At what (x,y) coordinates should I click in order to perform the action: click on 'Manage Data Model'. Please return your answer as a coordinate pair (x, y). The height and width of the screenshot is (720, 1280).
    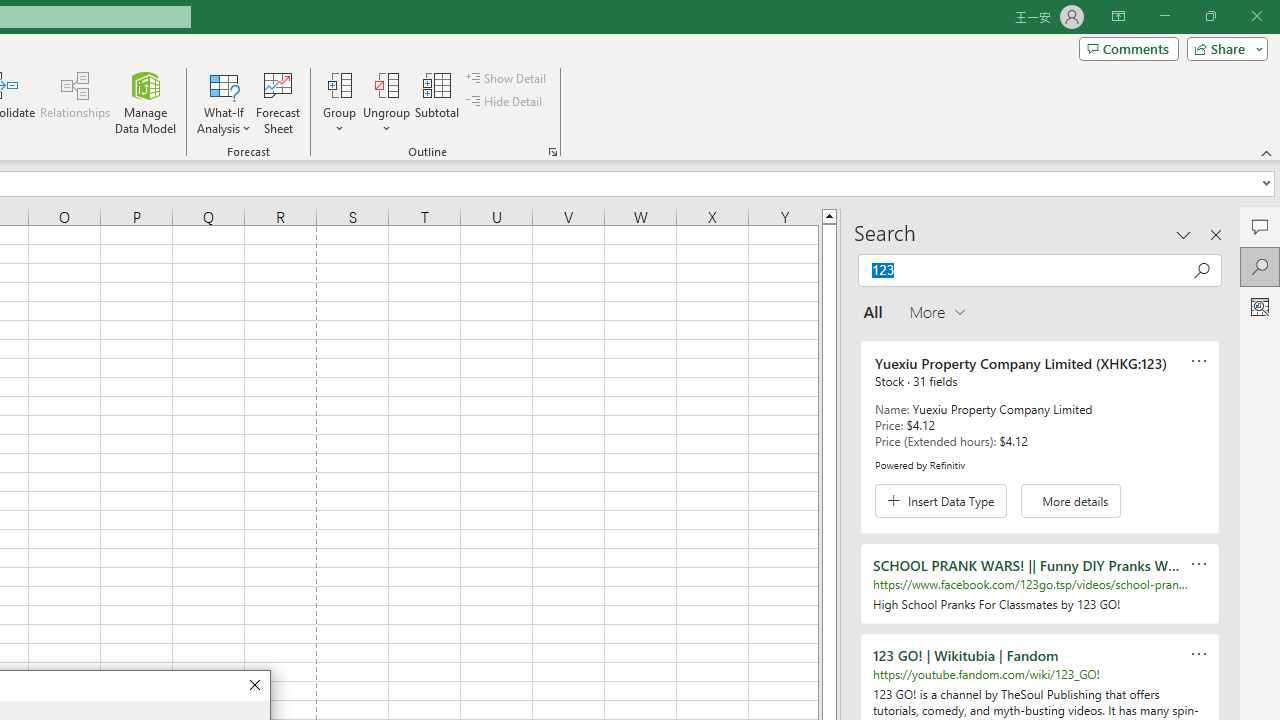
    Looking at the image, I should click on (144, 103).